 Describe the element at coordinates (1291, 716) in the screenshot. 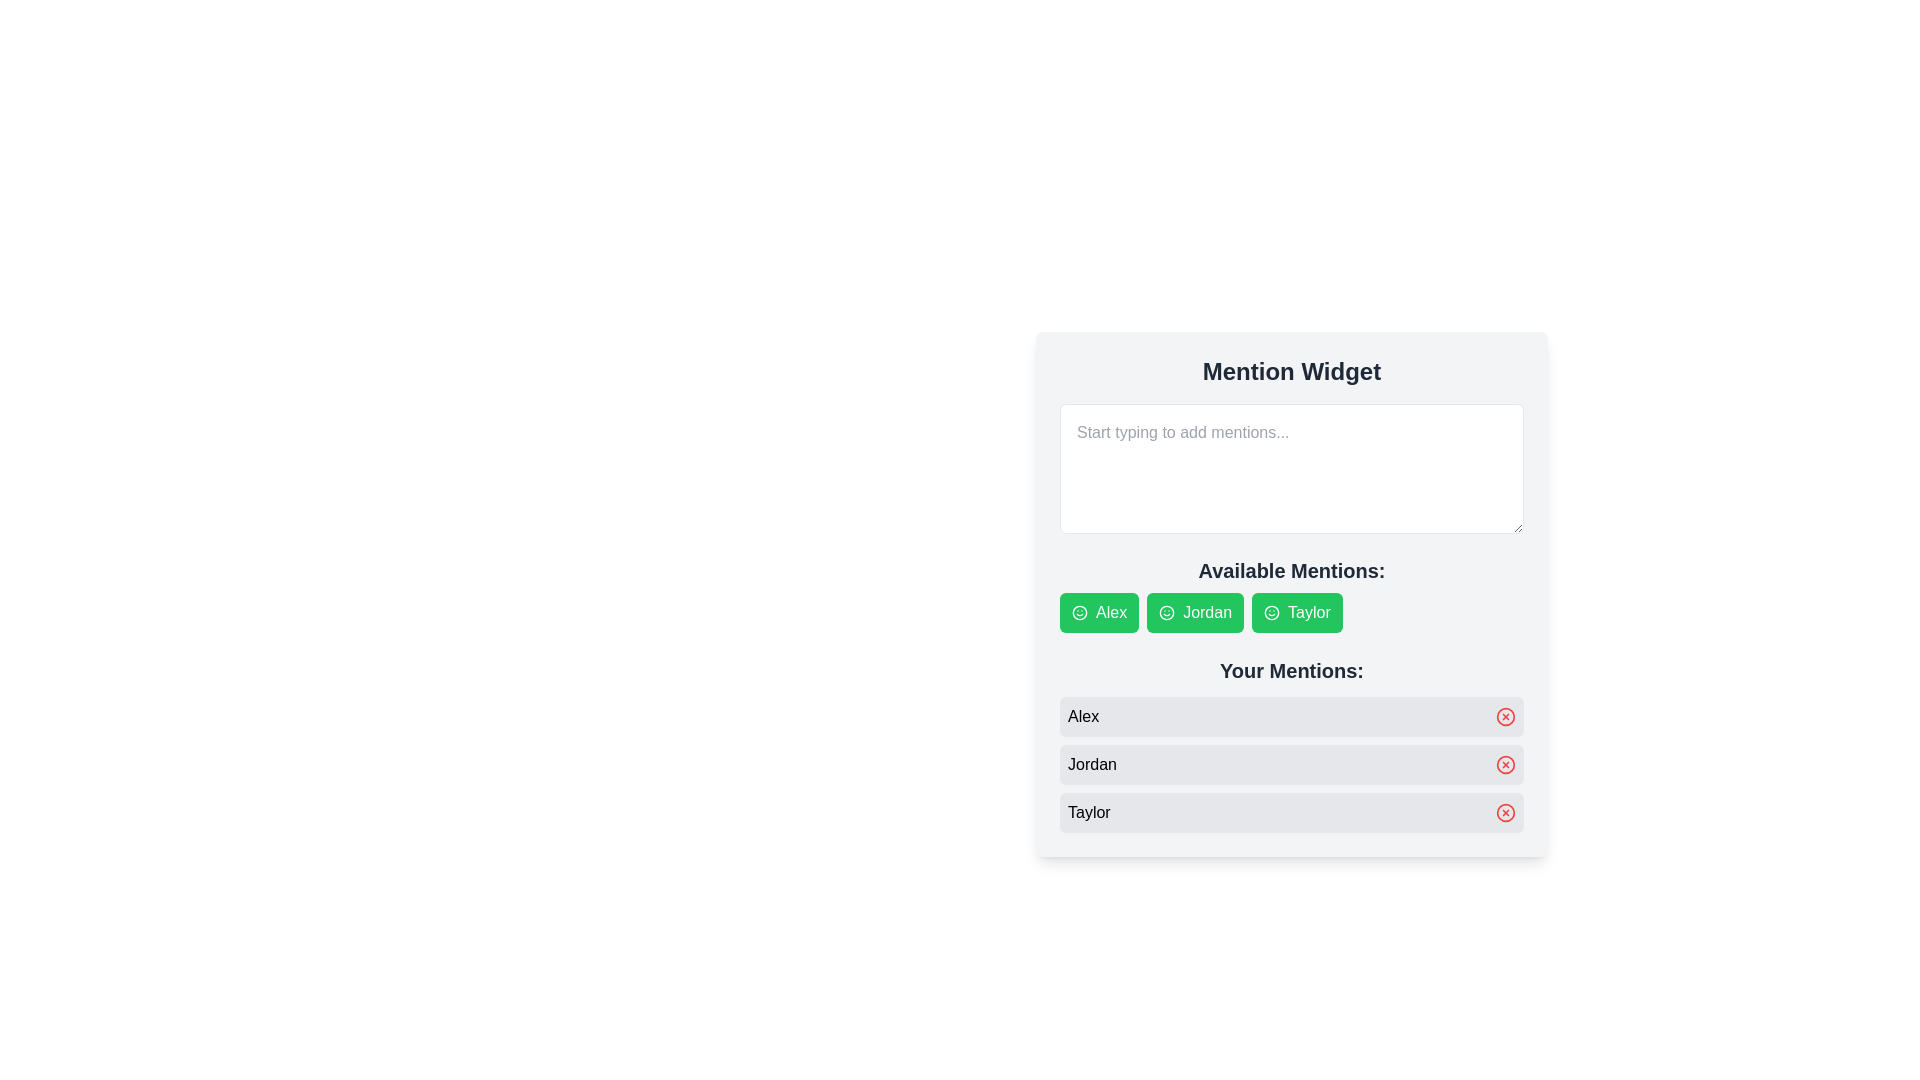

I see `the list item labeled 'Alex'` at that location.